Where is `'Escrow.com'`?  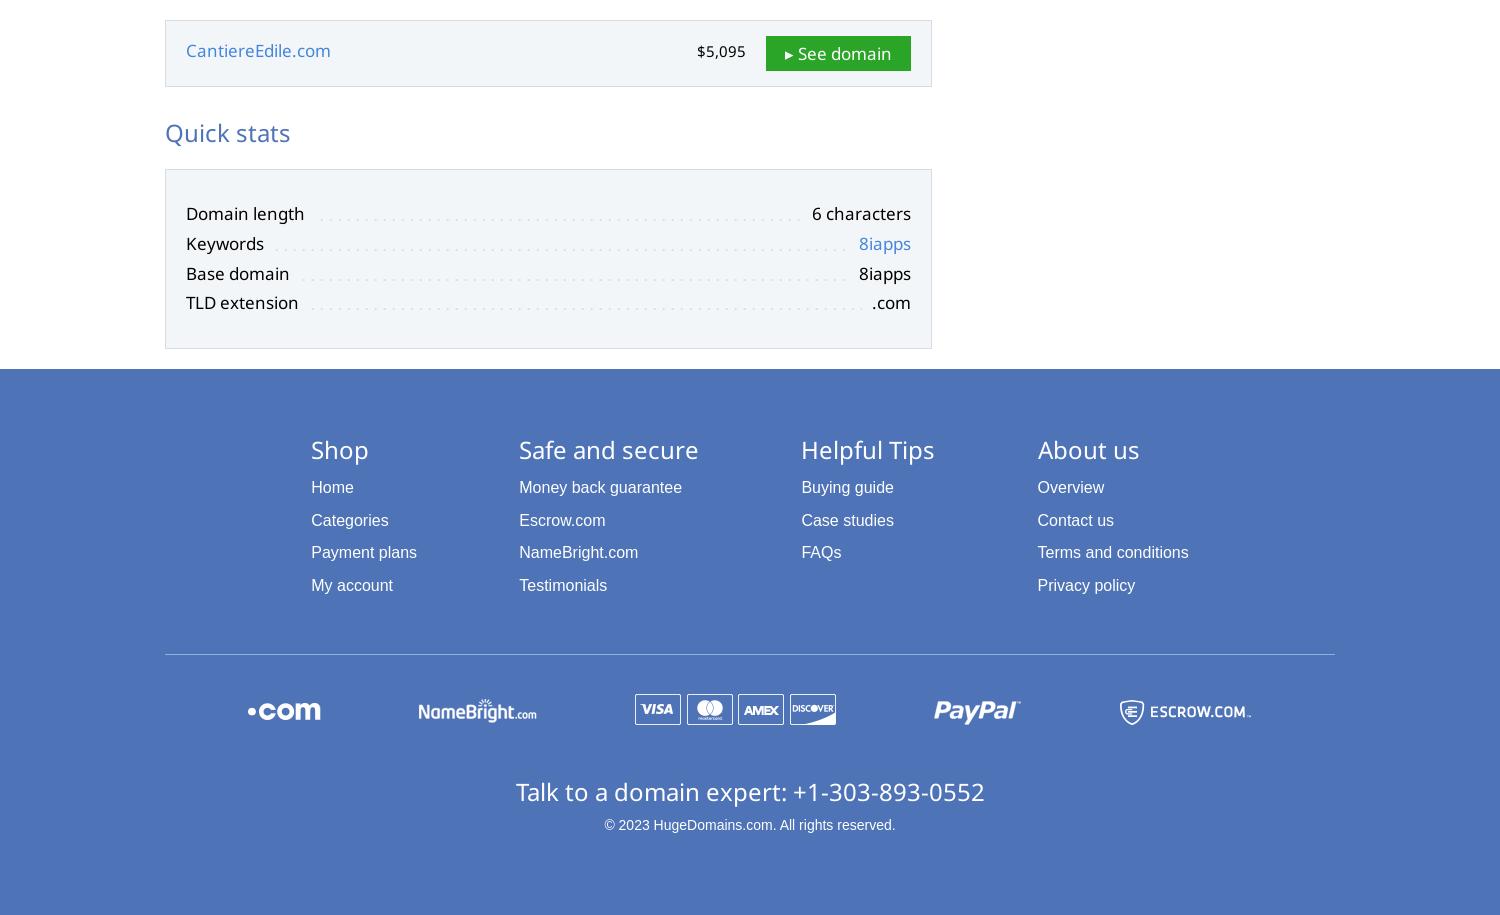
'Escrow.com' is located at coordinates (519, 519).